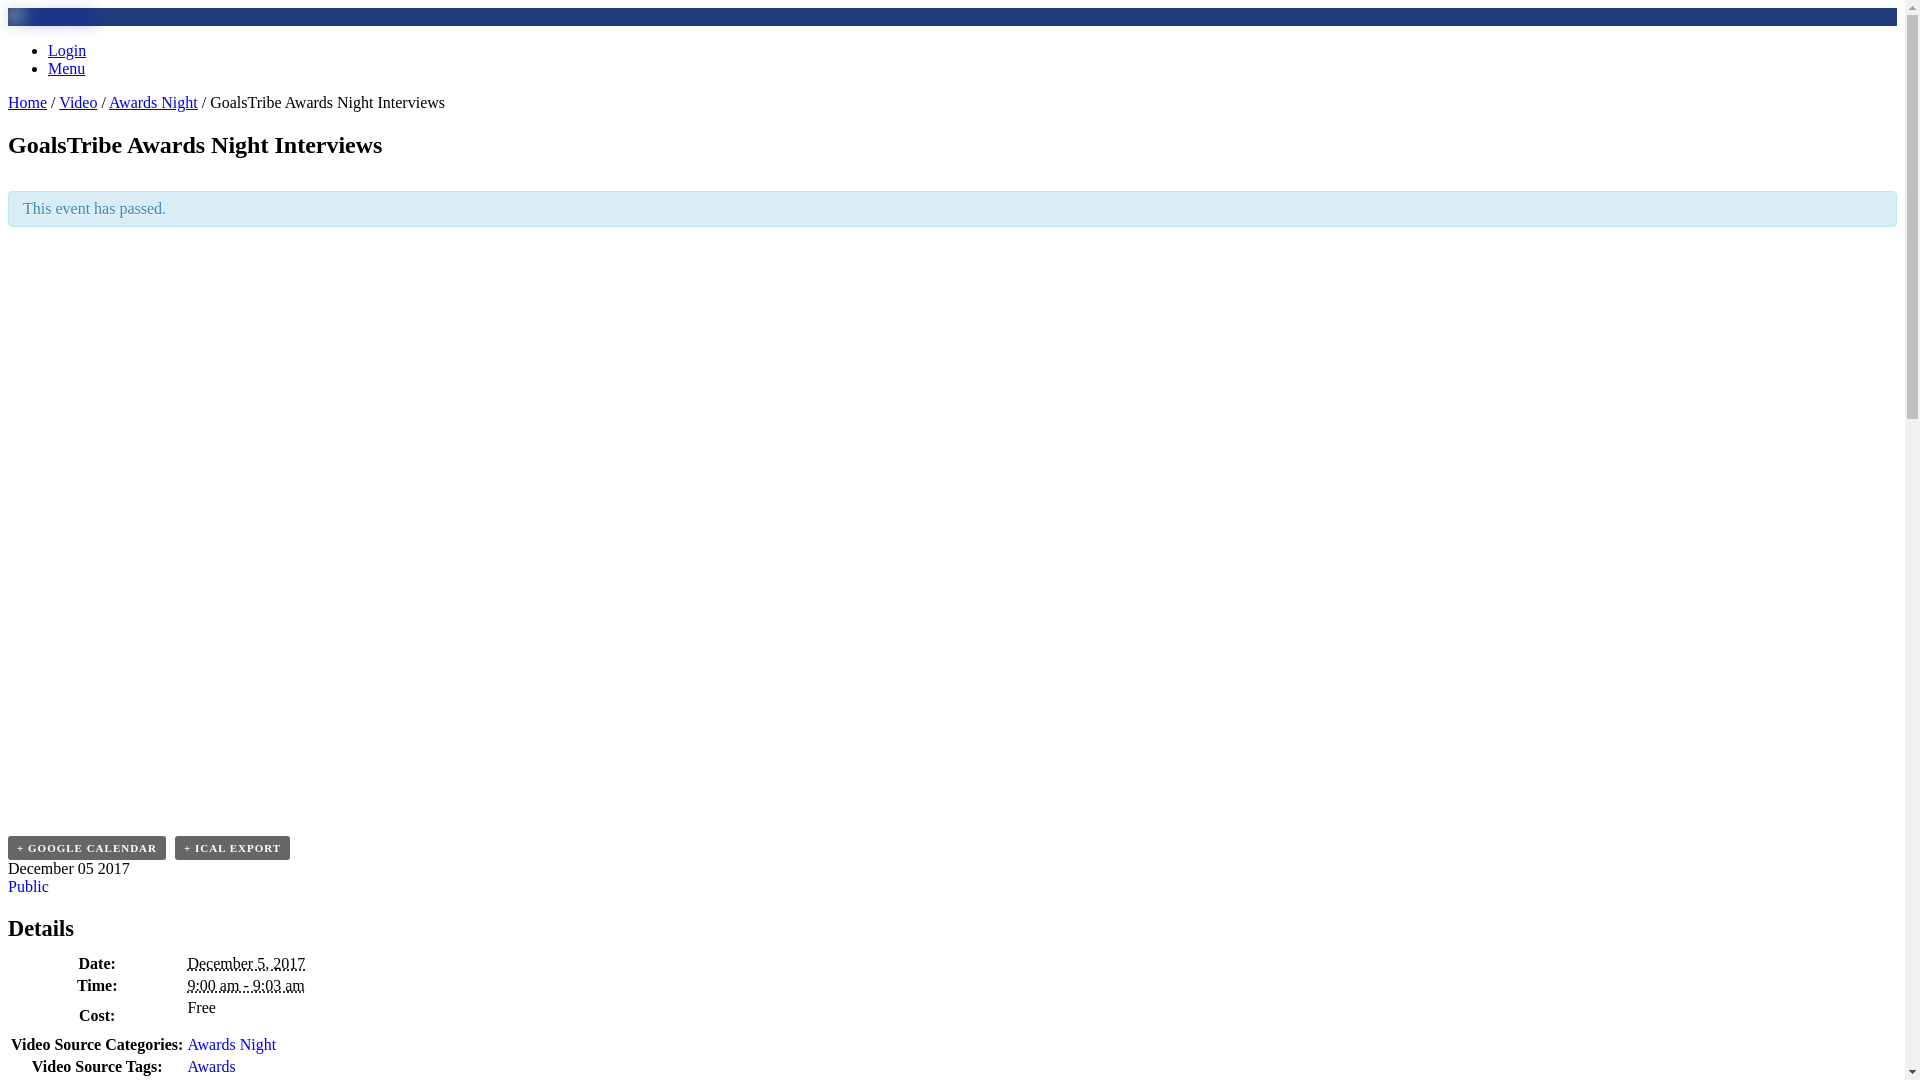  Describe the element at coordinates (187, 1043) in the screenshot. I see `'Awards Night'` at that location.